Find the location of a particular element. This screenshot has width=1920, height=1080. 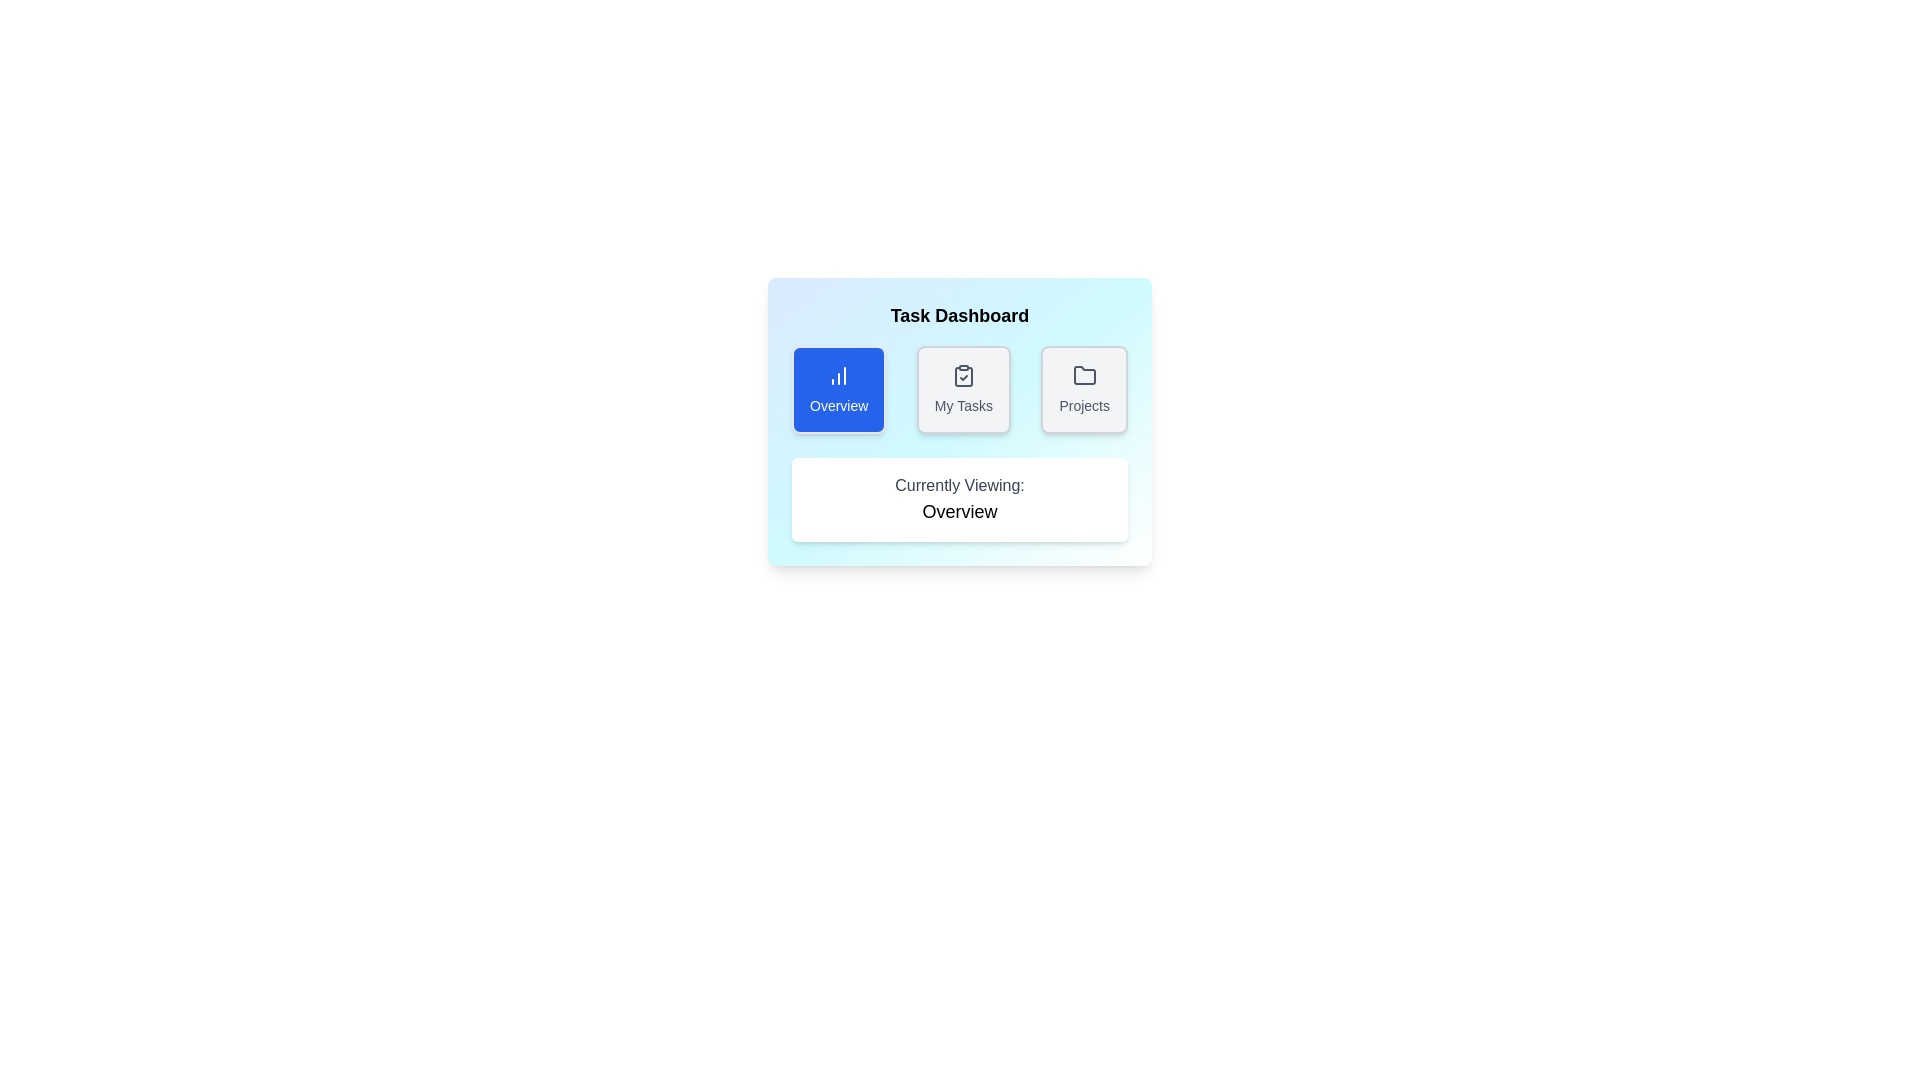

the My Tasks tab to view its content is located at coordinates (963, 389).